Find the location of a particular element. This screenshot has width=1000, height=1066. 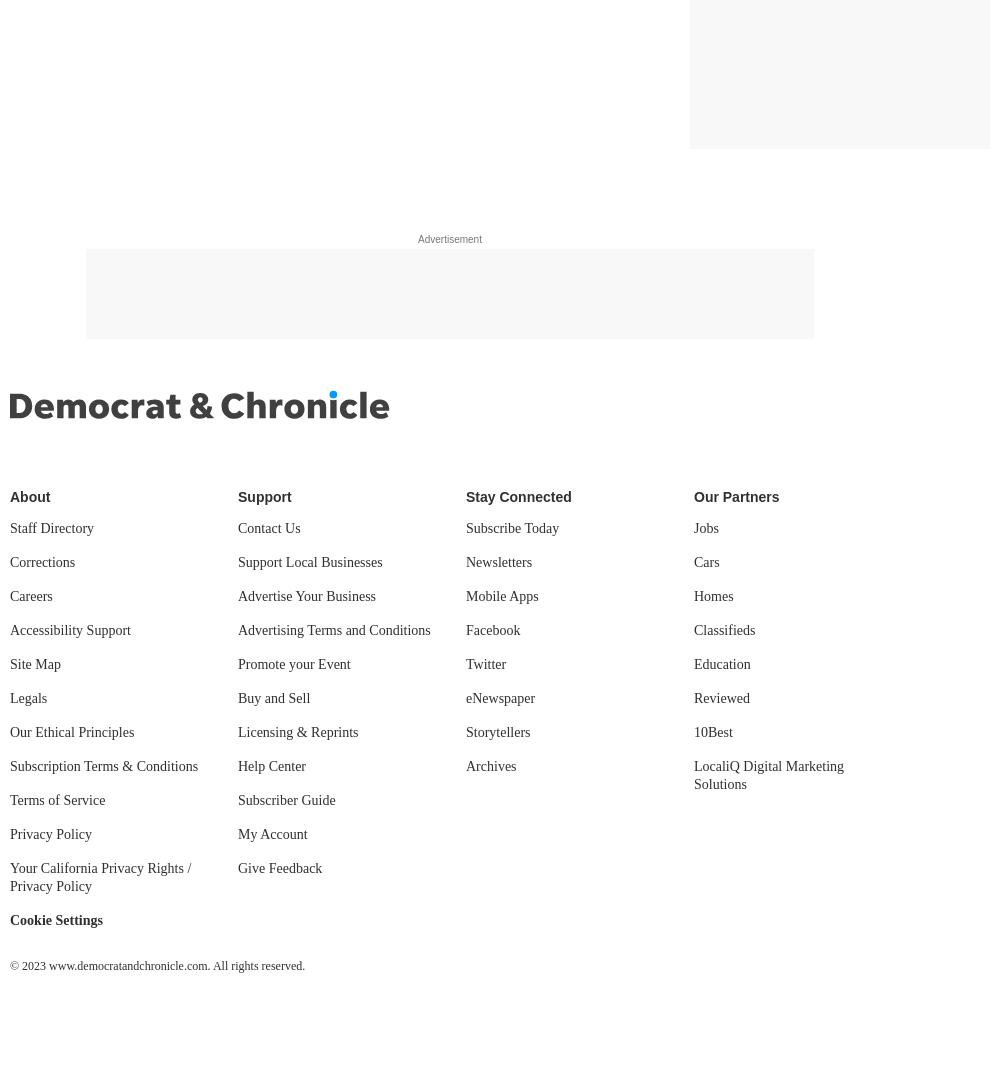

'Support Local Businesses' is located at coordinates (310, 561).